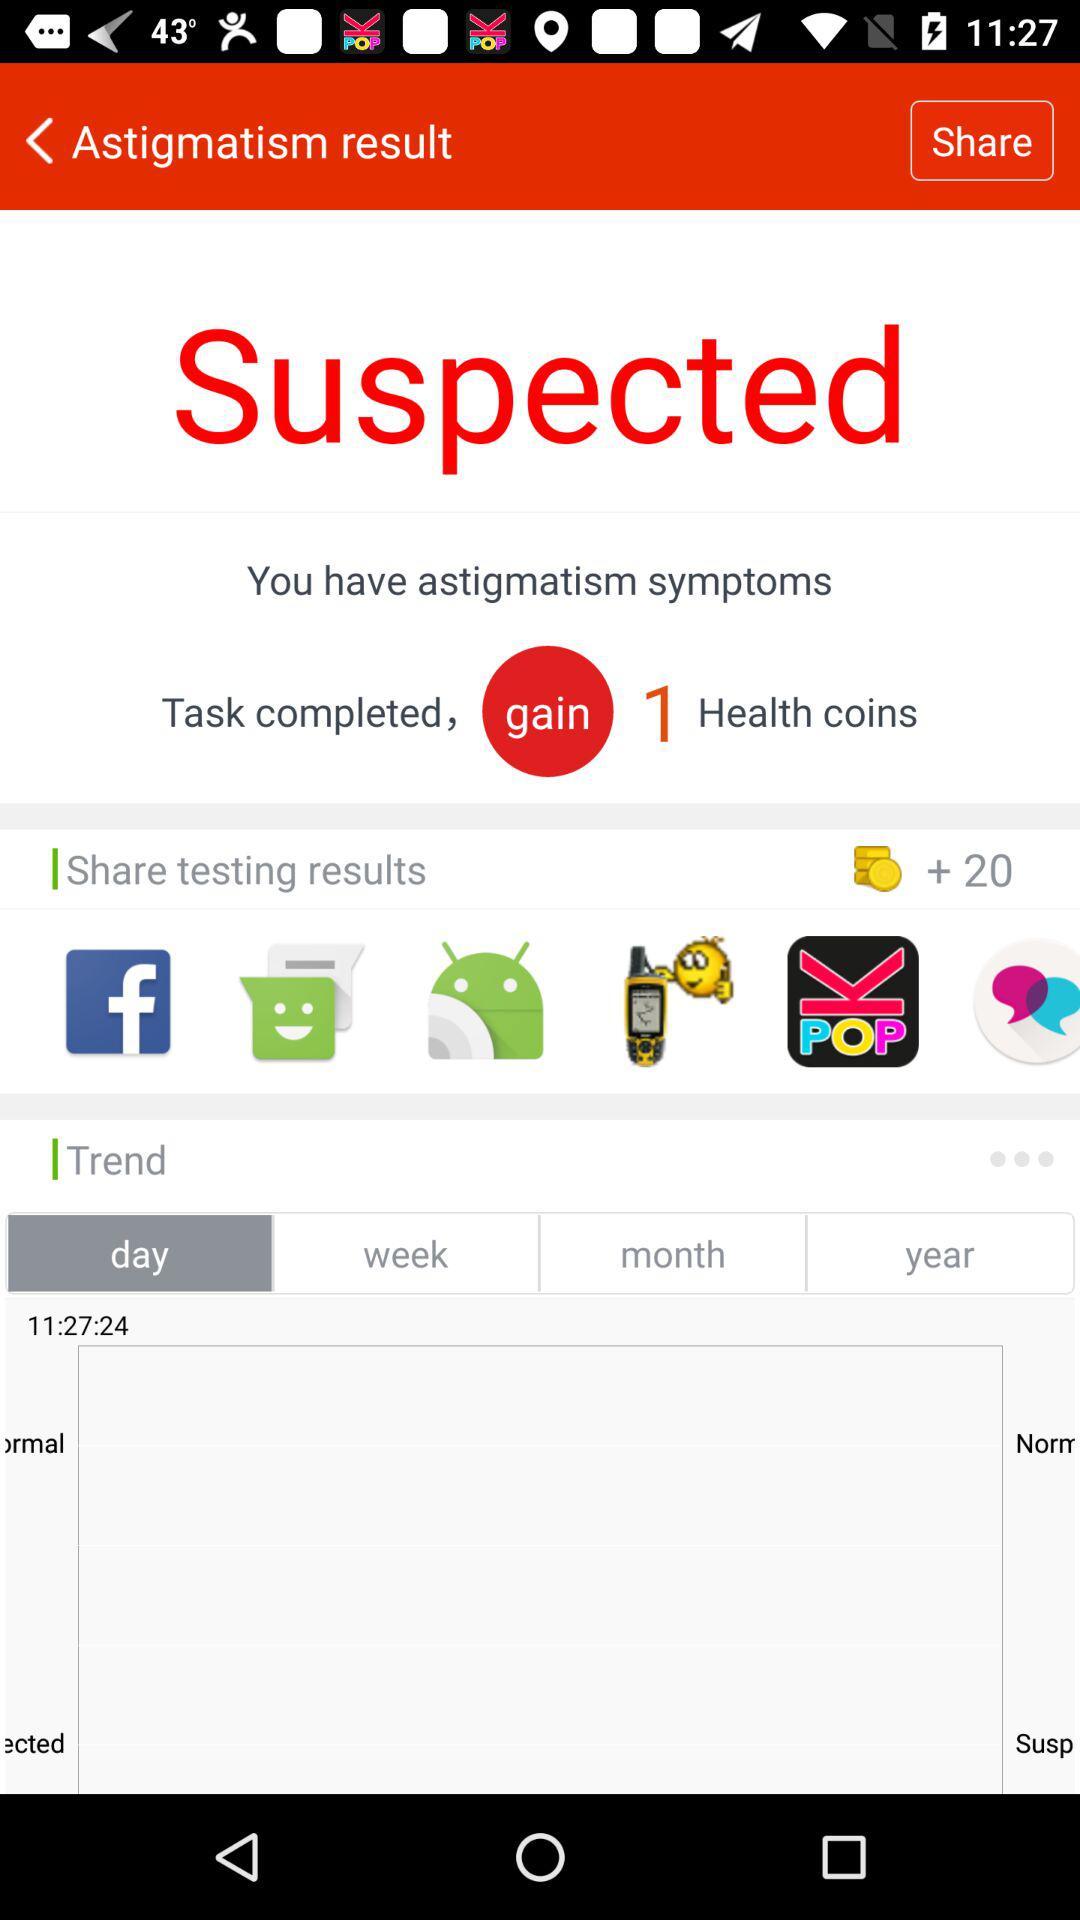 This screenshot has height=1920, width=1080. I want to click on private message option, so click(1025, 1001).